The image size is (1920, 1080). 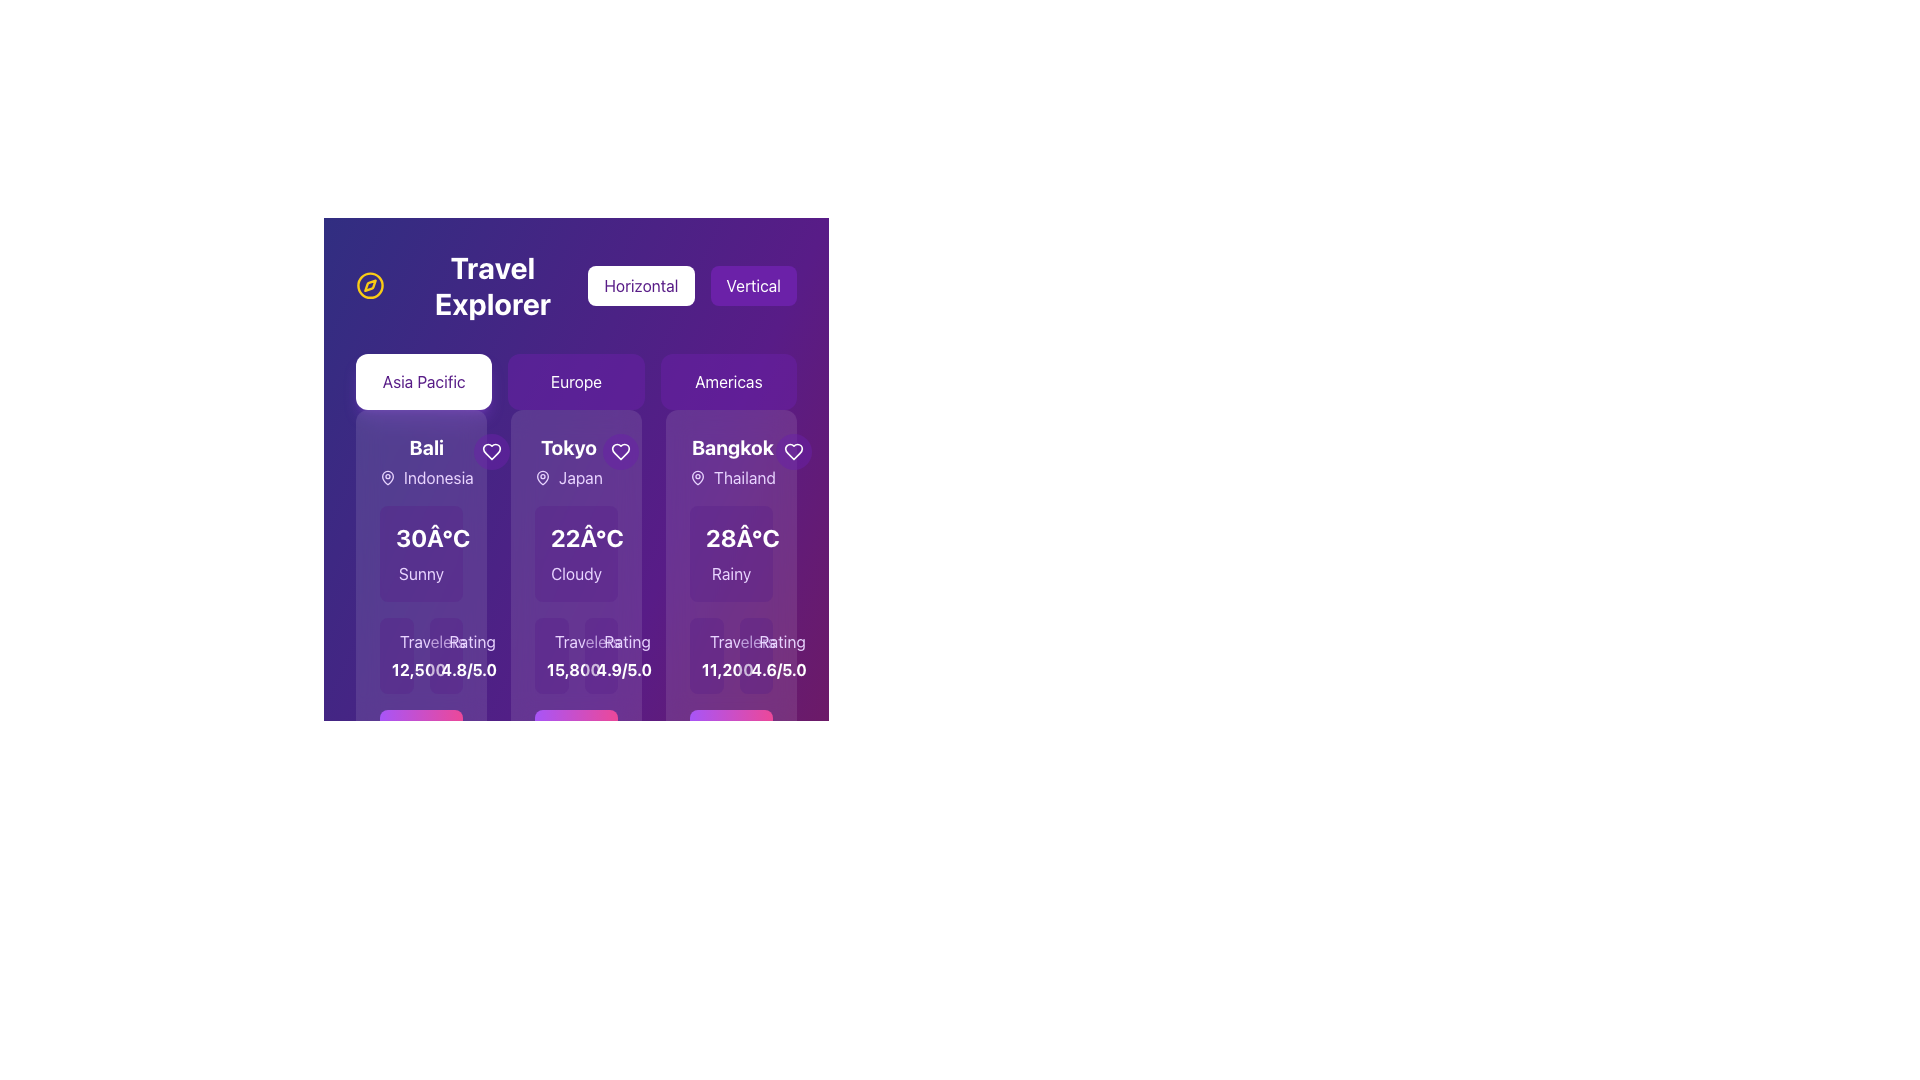 What do you see at coordinates (731, 446) in the screenshot?
I see `the text label 'Bangkok'` at bounding box center [731, 446].